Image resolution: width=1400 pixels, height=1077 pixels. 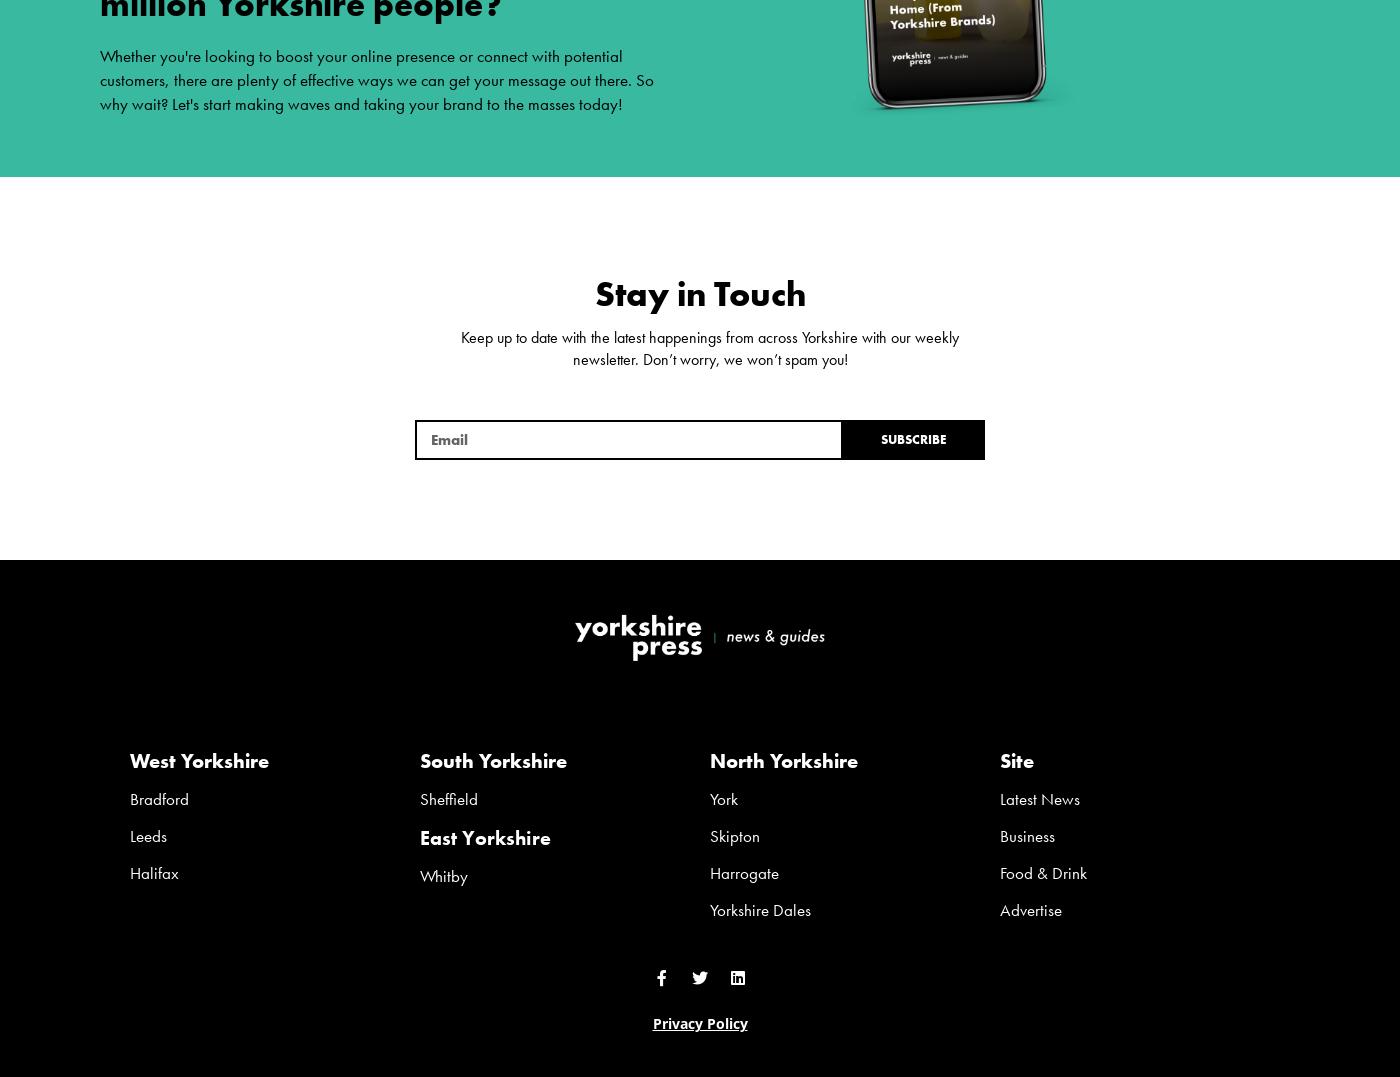 I want to click on 'East Yorkshire', so click(x=420, y=836).